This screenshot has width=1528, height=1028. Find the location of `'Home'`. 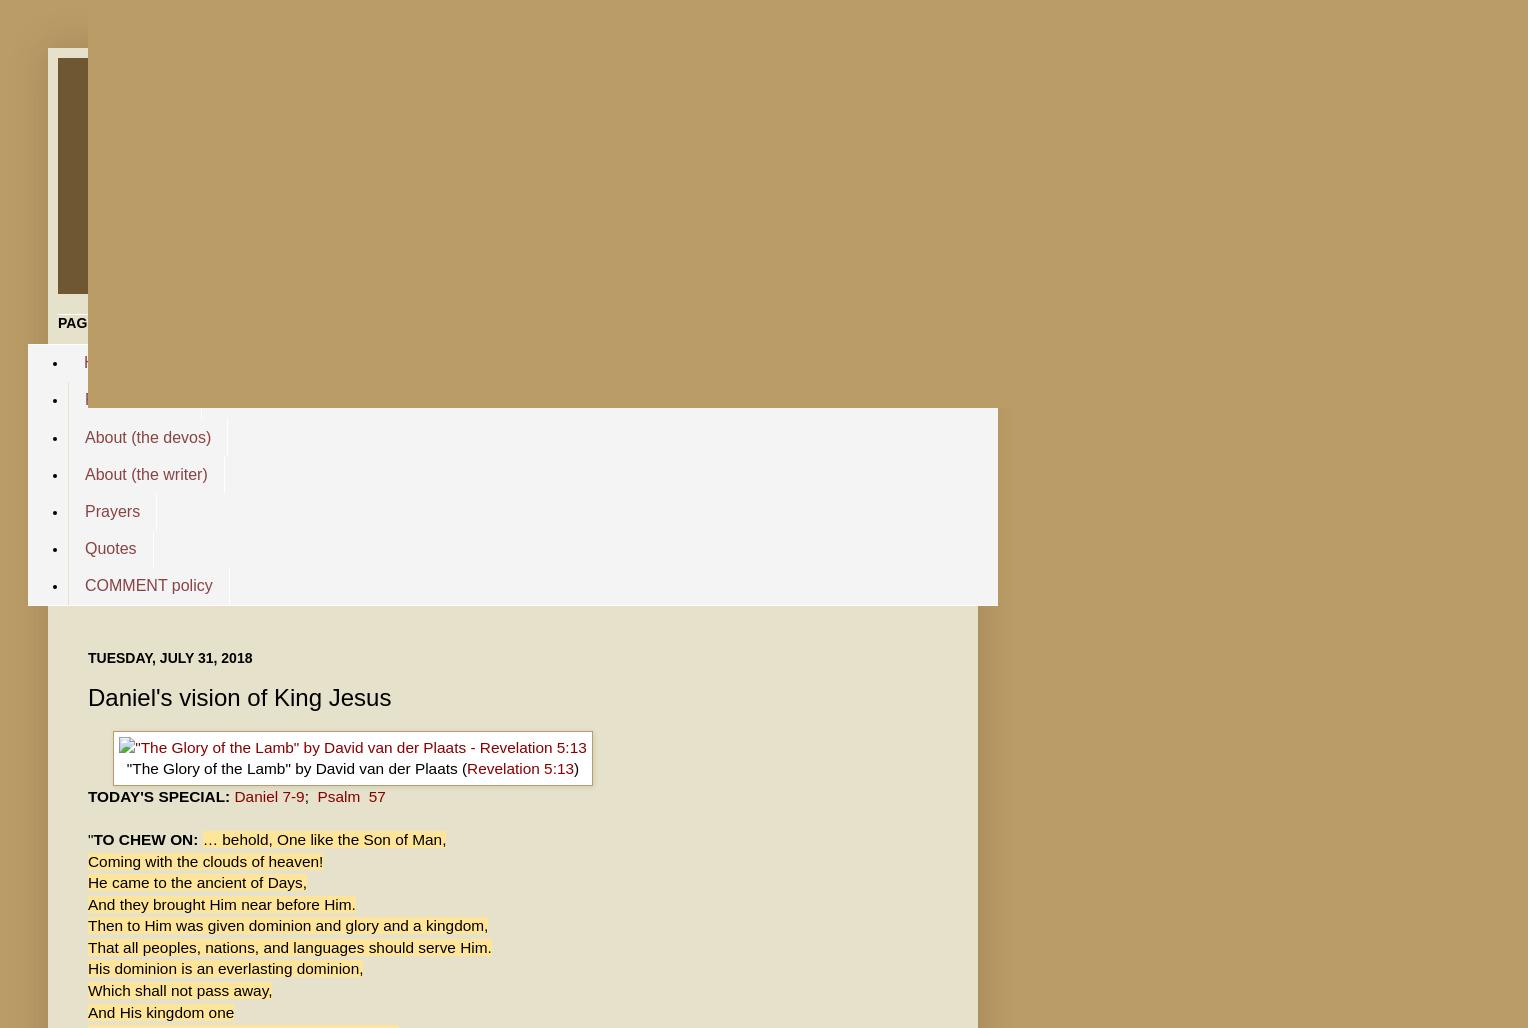

'Home' is located at coordinates (103, 361).